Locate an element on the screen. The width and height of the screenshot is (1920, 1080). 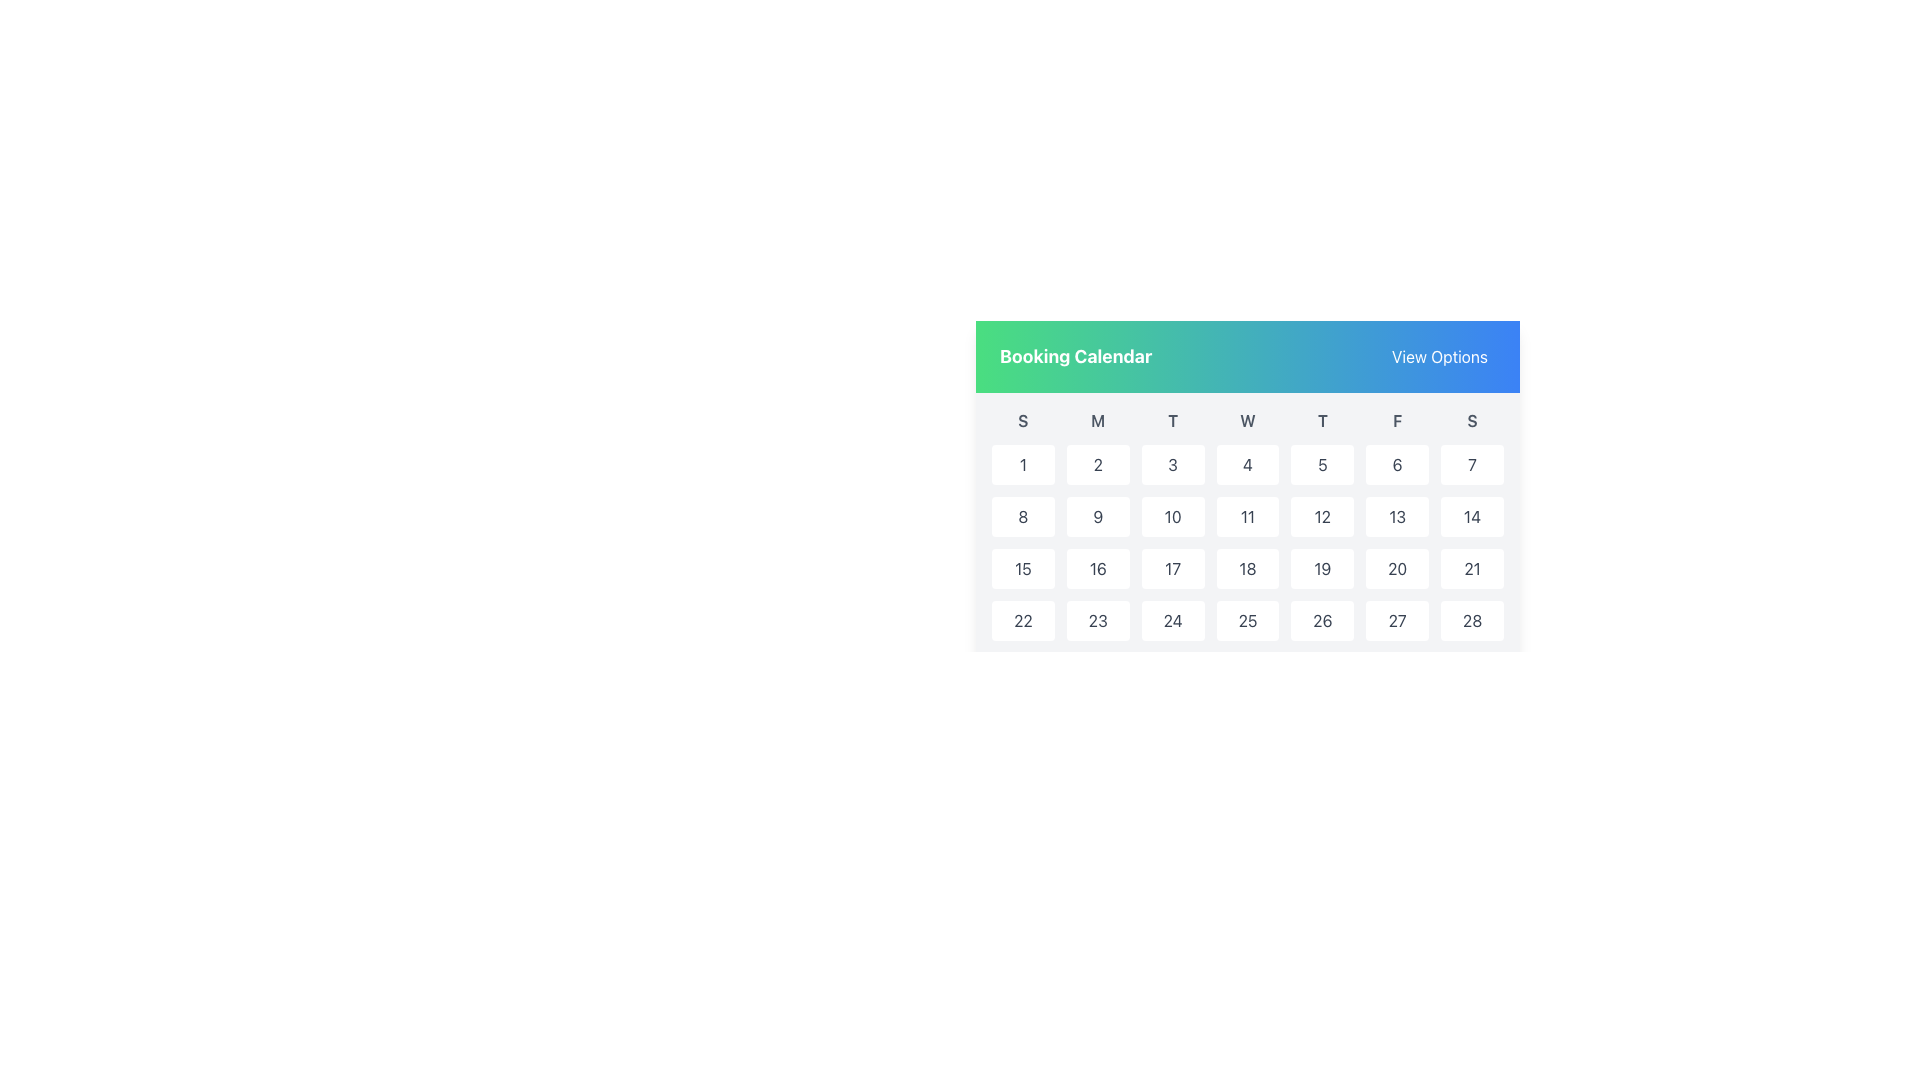
the text label displaying the number '2' in the second column of the calendar grid layout, which is styled with dark gray text on a white background is located at coordinates (1097, 465).